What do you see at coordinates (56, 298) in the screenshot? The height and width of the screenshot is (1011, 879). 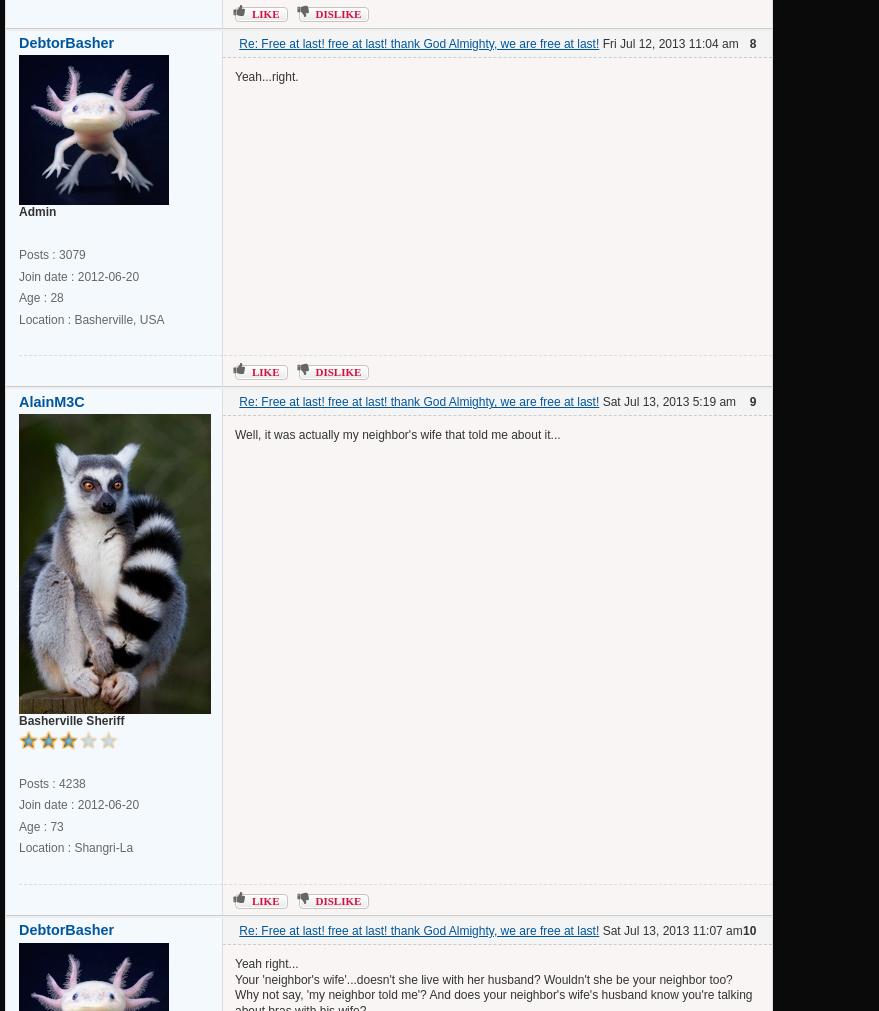 I see `'28'` at bounding box center [56, 298].